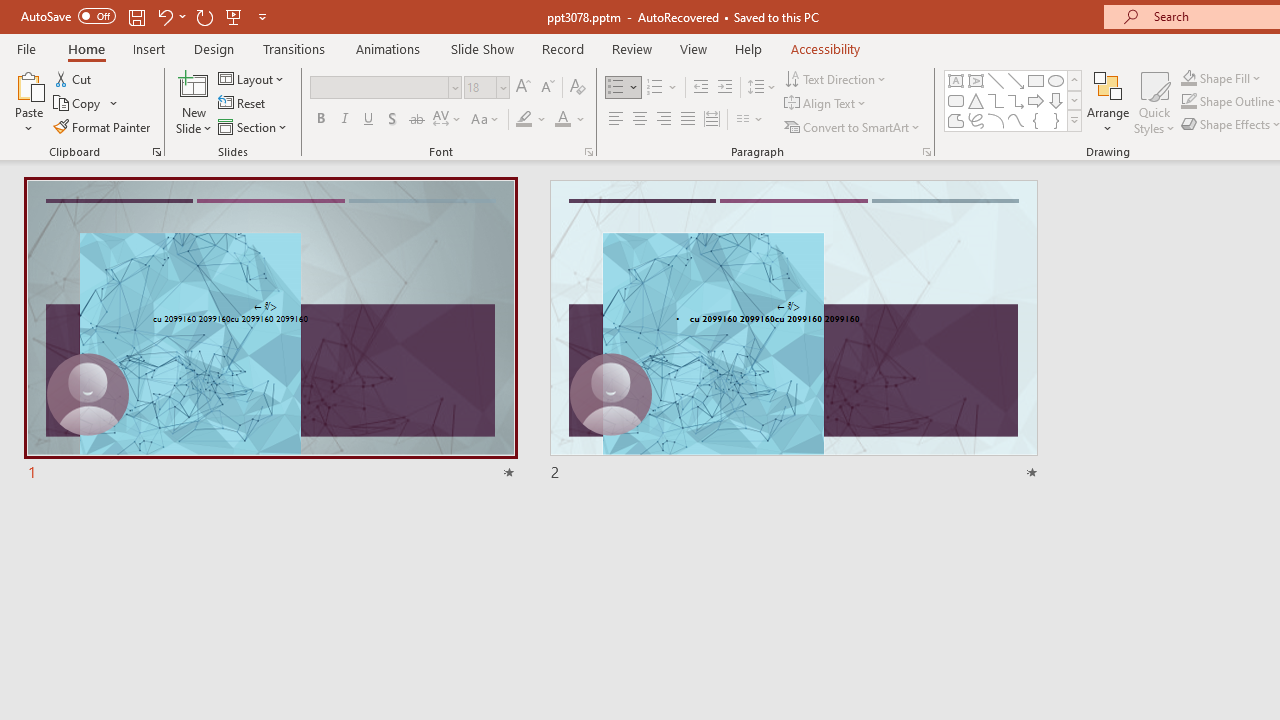 This screenshot has height=720, width=1280. I want to click on 'Shape Fill Dark Green, Accent 2', so click(1189, 77).